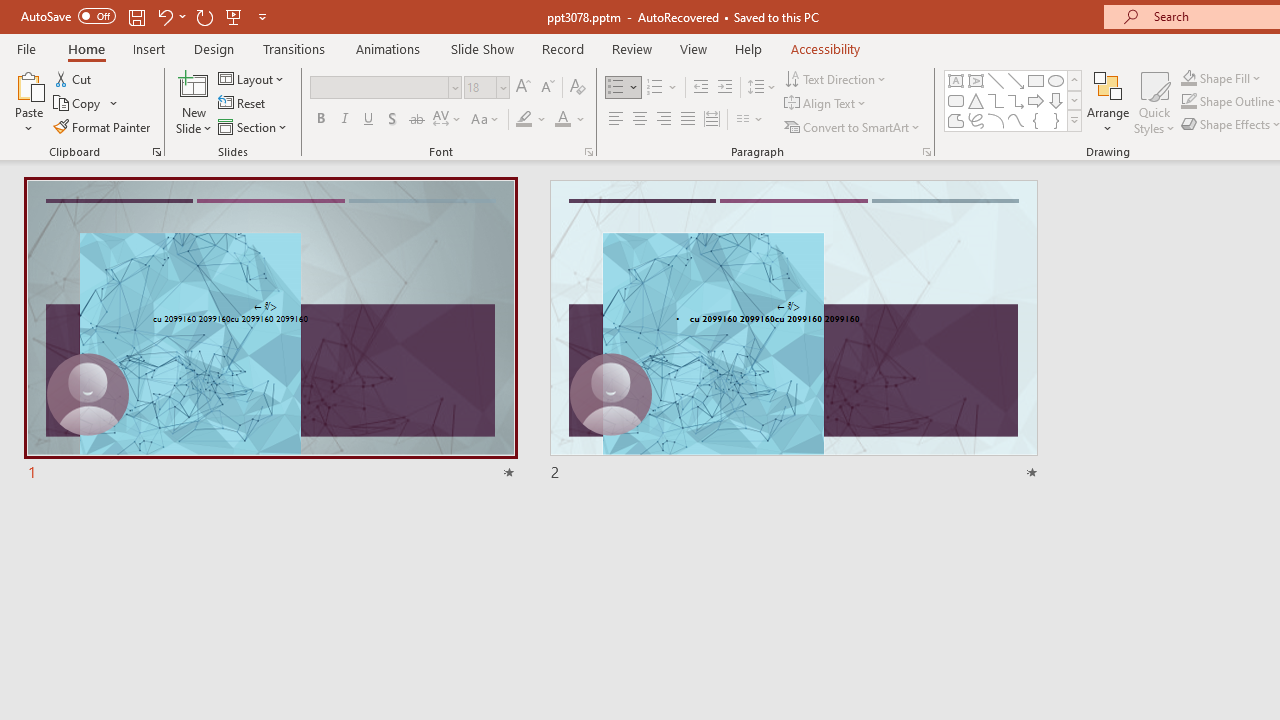 This screenshot has height=720, width=1280. I want to click on 'Shape Fill Dark Green, Accent 2', so click(1189, 77).